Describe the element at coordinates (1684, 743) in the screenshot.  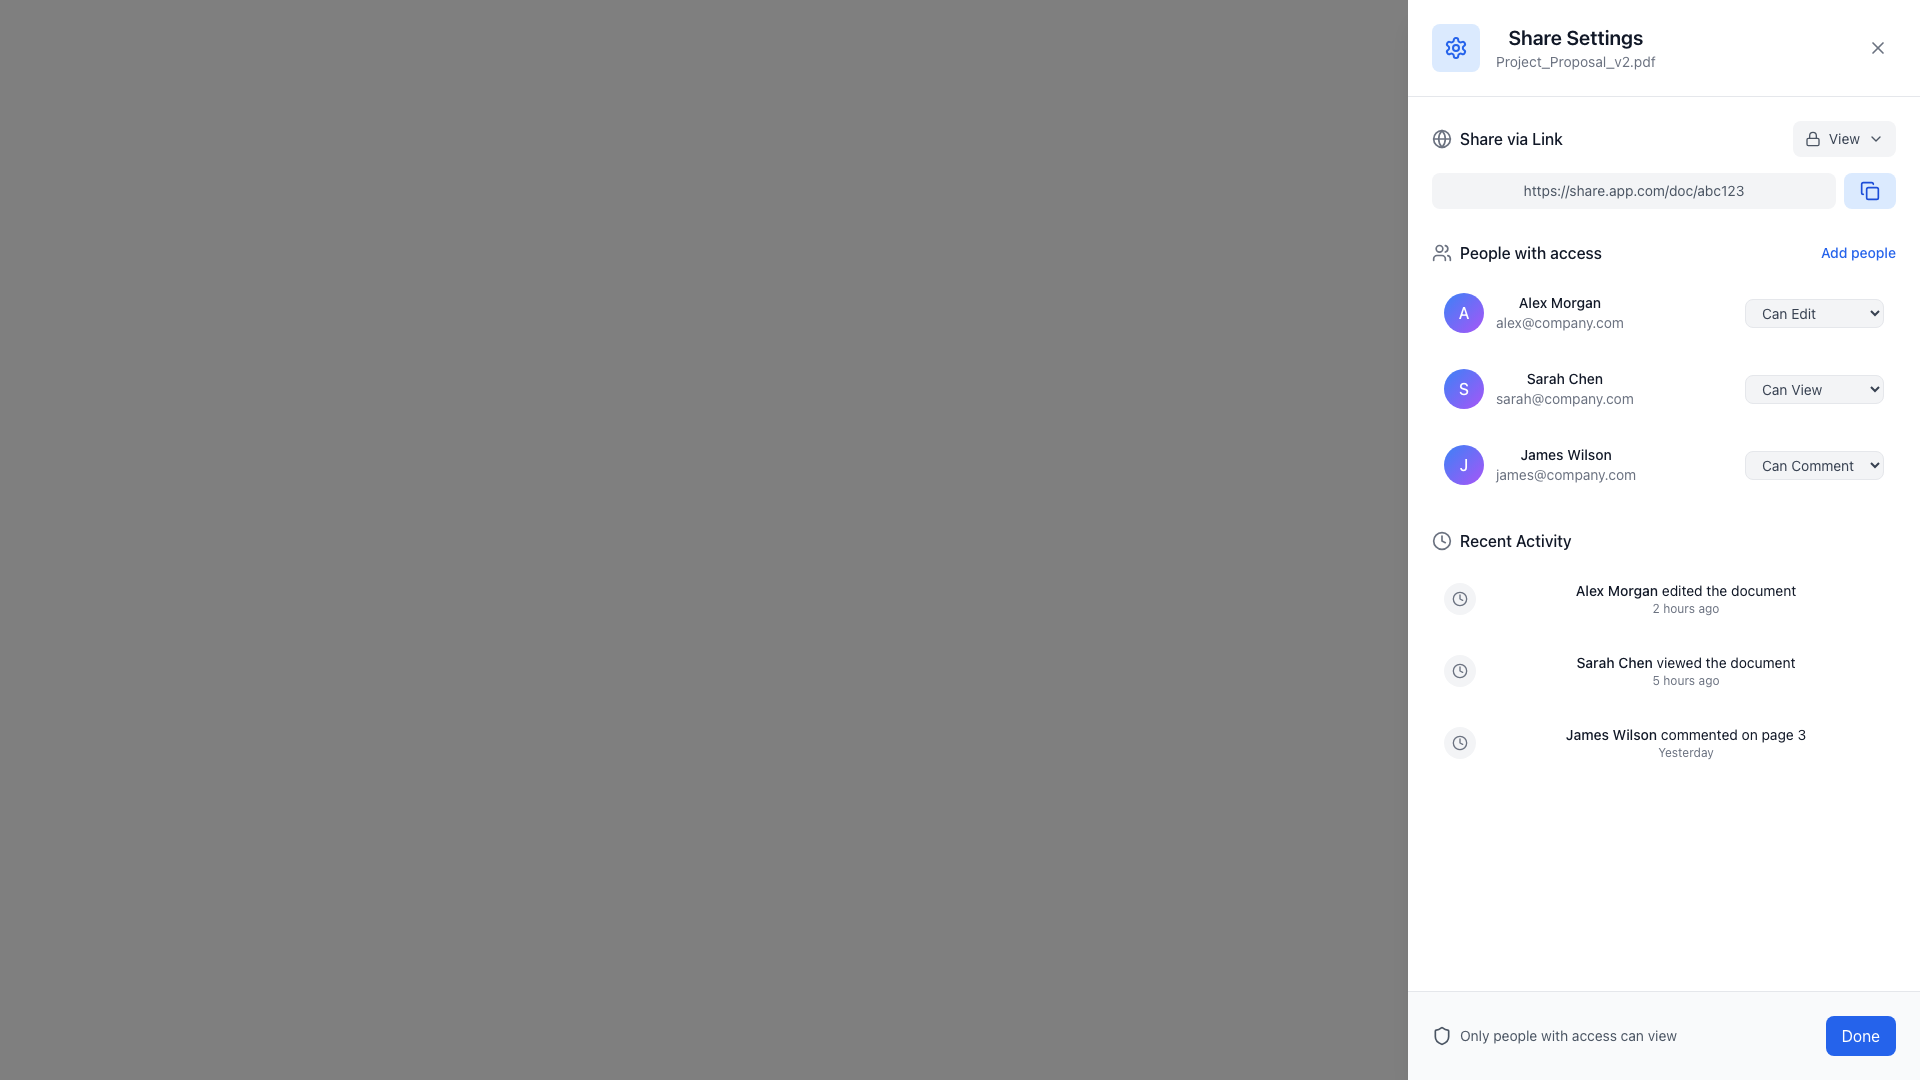
I see `the text display element that shows 'James Wilson commented on page 3' and 'Yesterday' in the Recent Activity section, positioned below a clock icon` at that location.